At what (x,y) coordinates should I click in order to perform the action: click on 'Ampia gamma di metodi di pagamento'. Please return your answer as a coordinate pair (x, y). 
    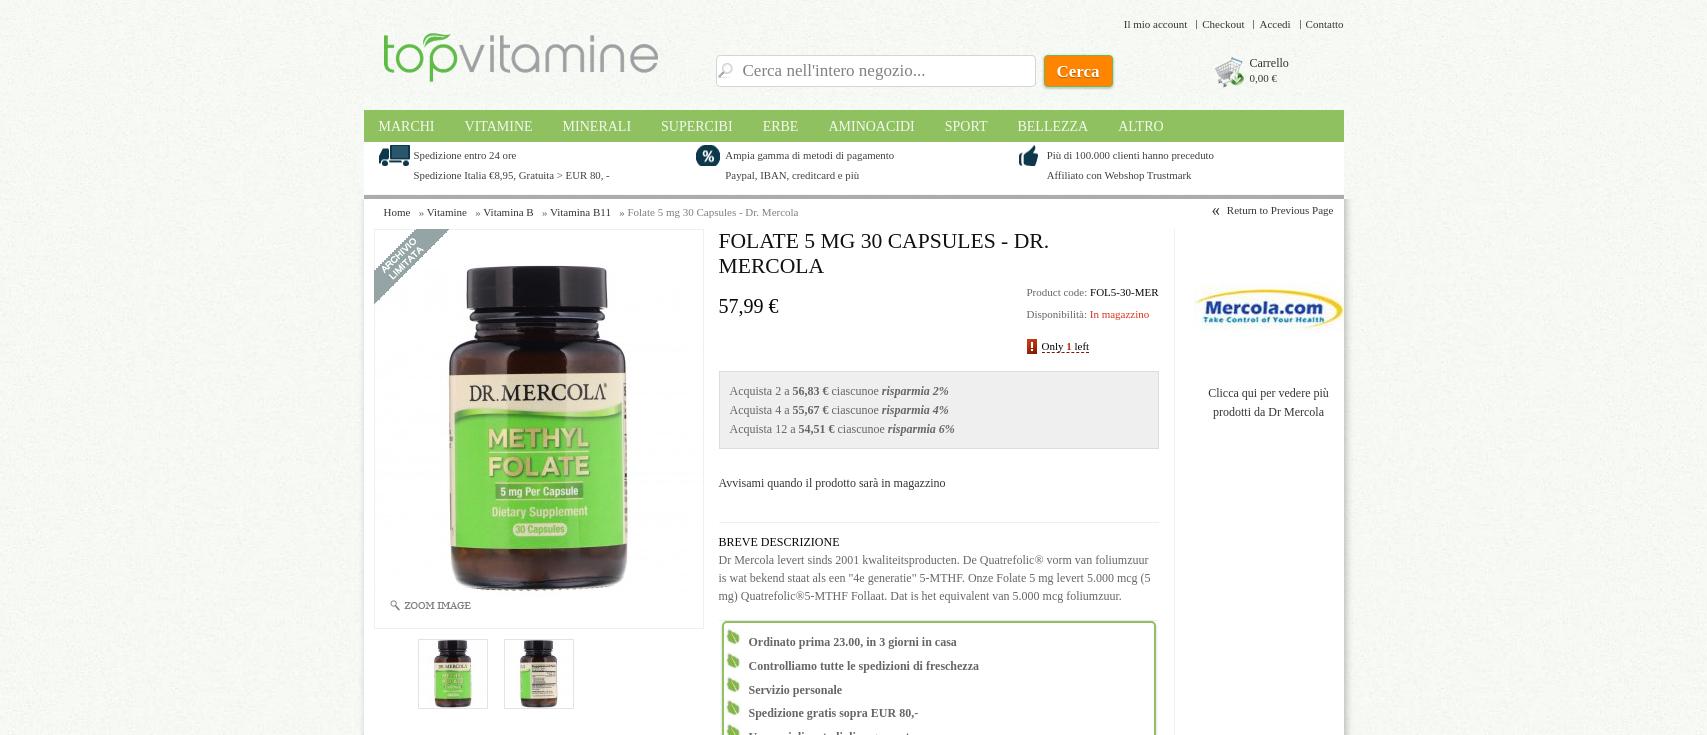
    Looking at the image, I should click on (809, 152).